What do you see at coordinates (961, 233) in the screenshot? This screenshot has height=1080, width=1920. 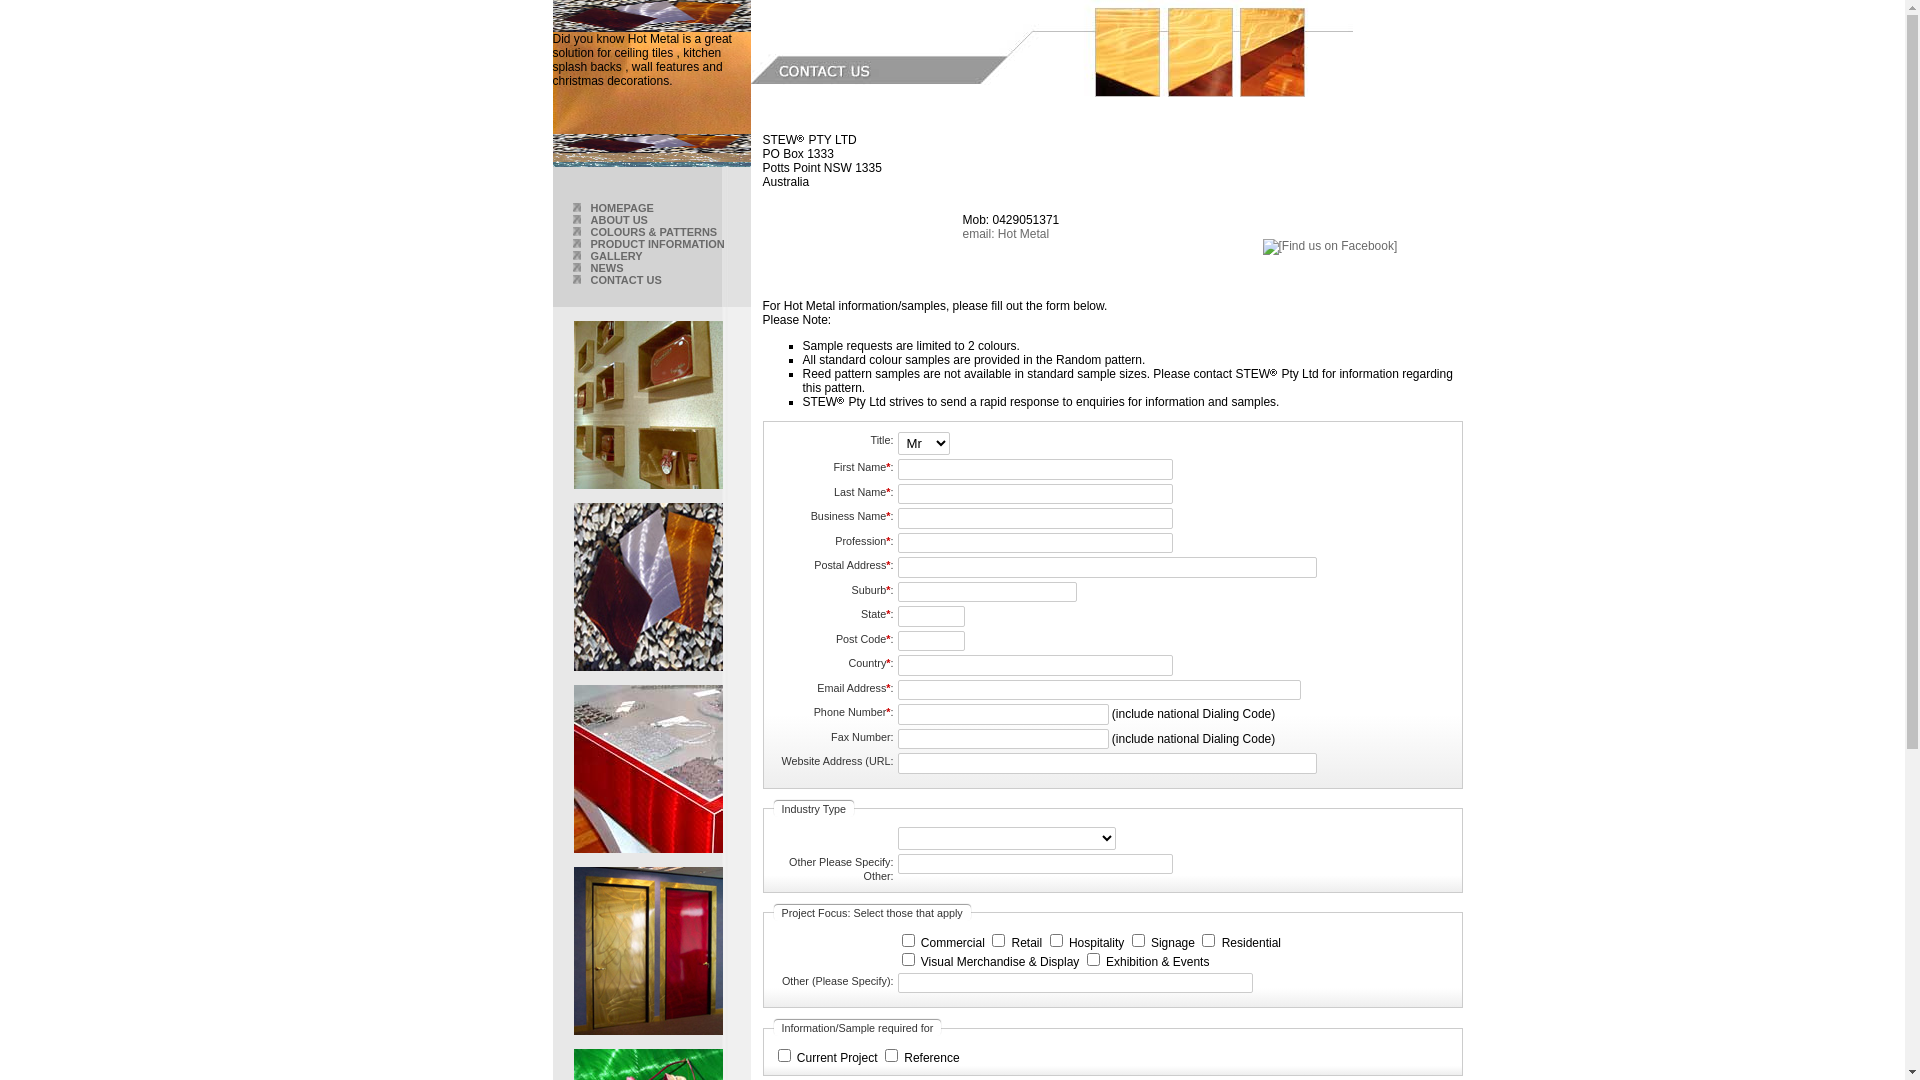 I see `'email: Hot Metal'` at bounding box center [961, 233].